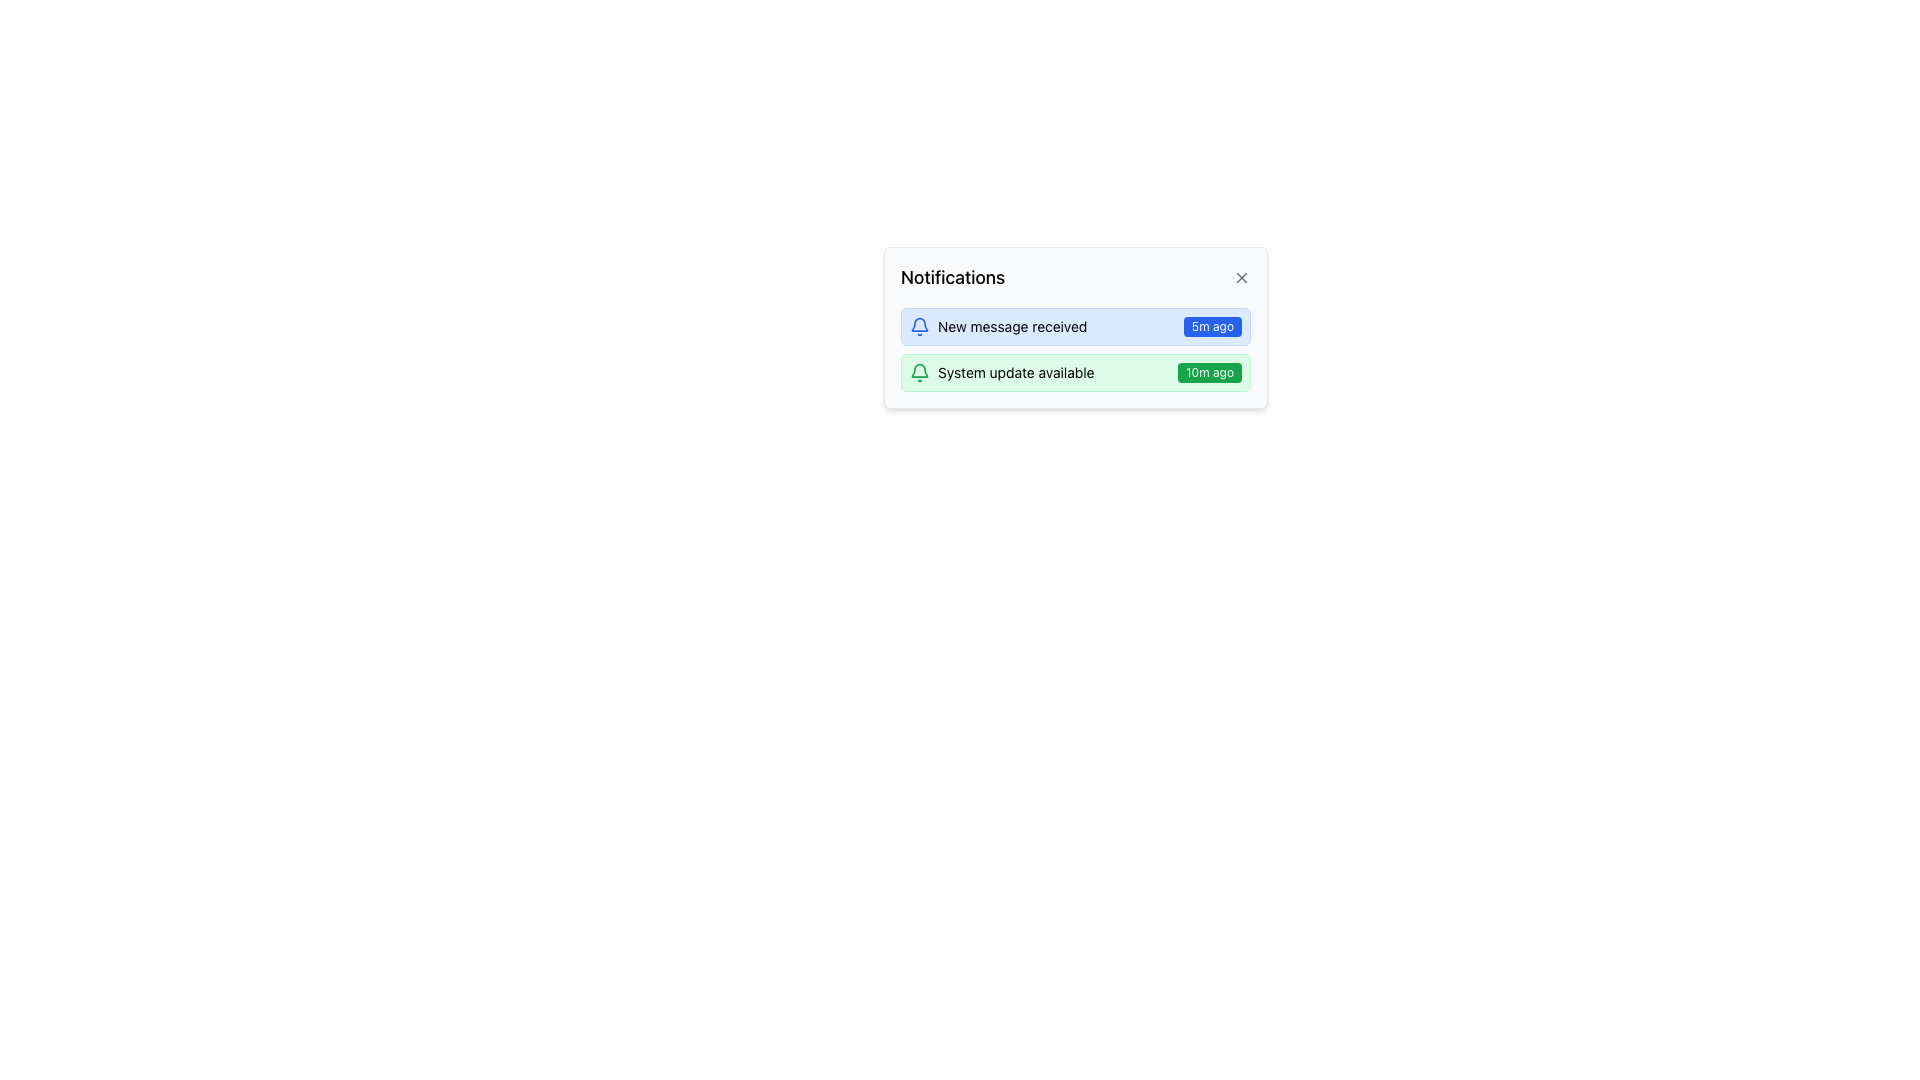 The height and width of the screenshot is (1080, 1920). Describe the element at coordinates (919, 326) in the screenshot. I see `the blue outlined bell icon to interact with the notification in the topmost notification card, located to the left of the 'New message received' text` at that location.